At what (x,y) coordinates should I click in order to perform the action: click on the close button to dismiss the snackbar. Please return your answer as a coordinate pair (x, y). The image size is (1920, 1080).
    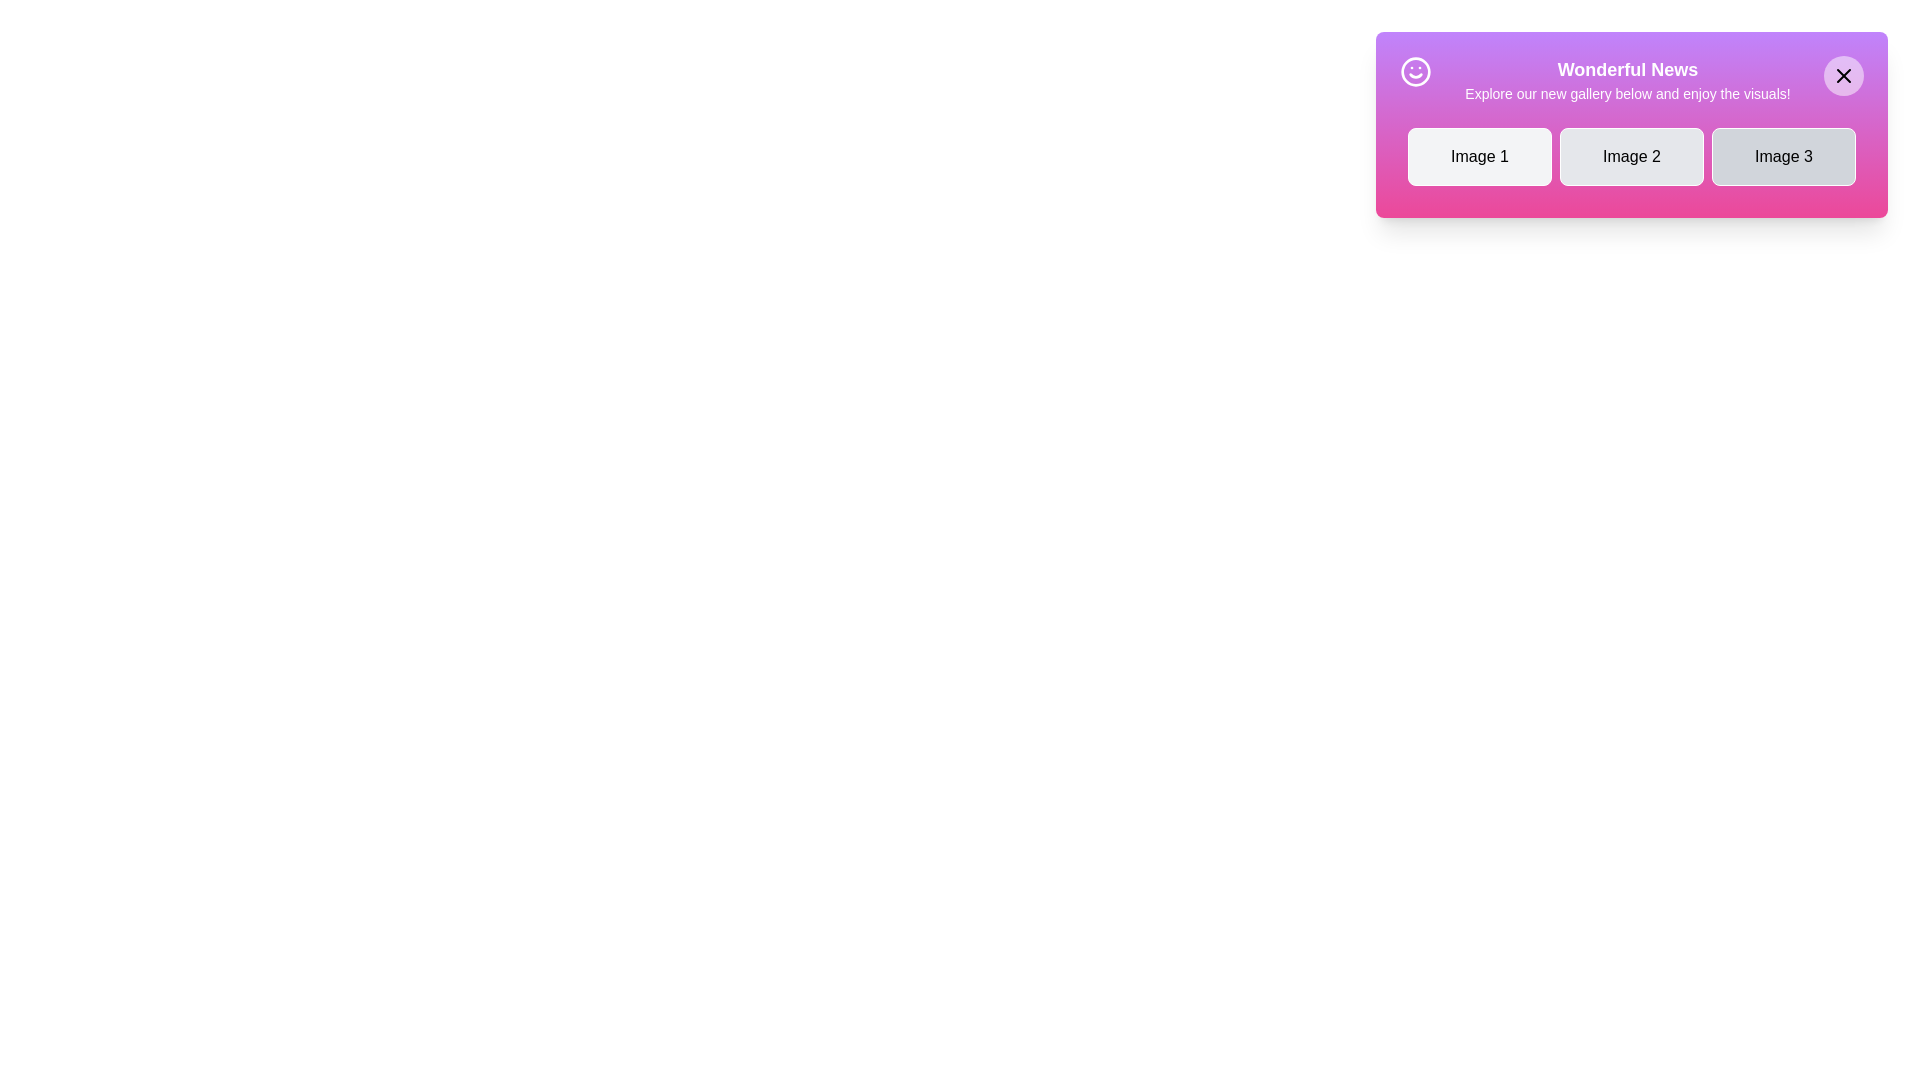
    Looking at the image, I should click on (1842, 75).